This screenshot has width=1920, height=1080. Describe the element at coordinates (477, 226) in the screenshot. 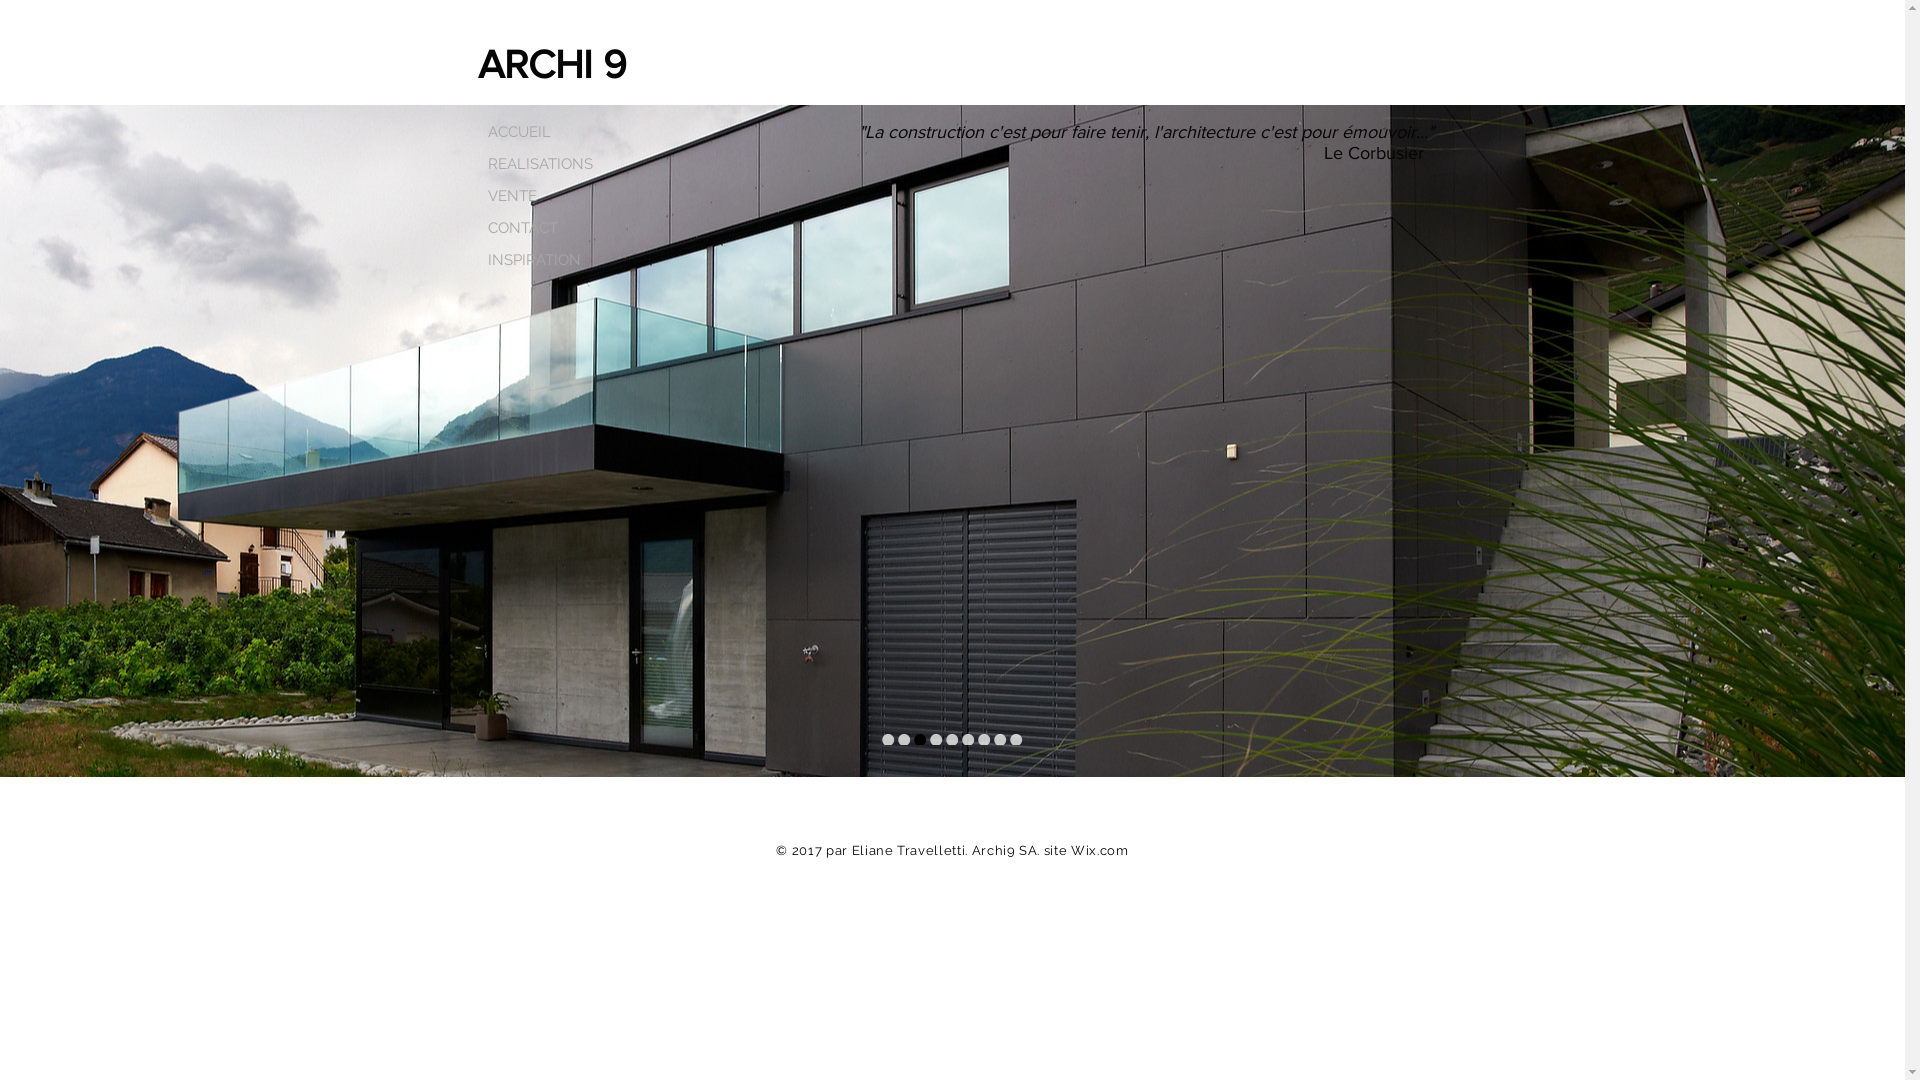

I see `'CONTACT'` at that location.